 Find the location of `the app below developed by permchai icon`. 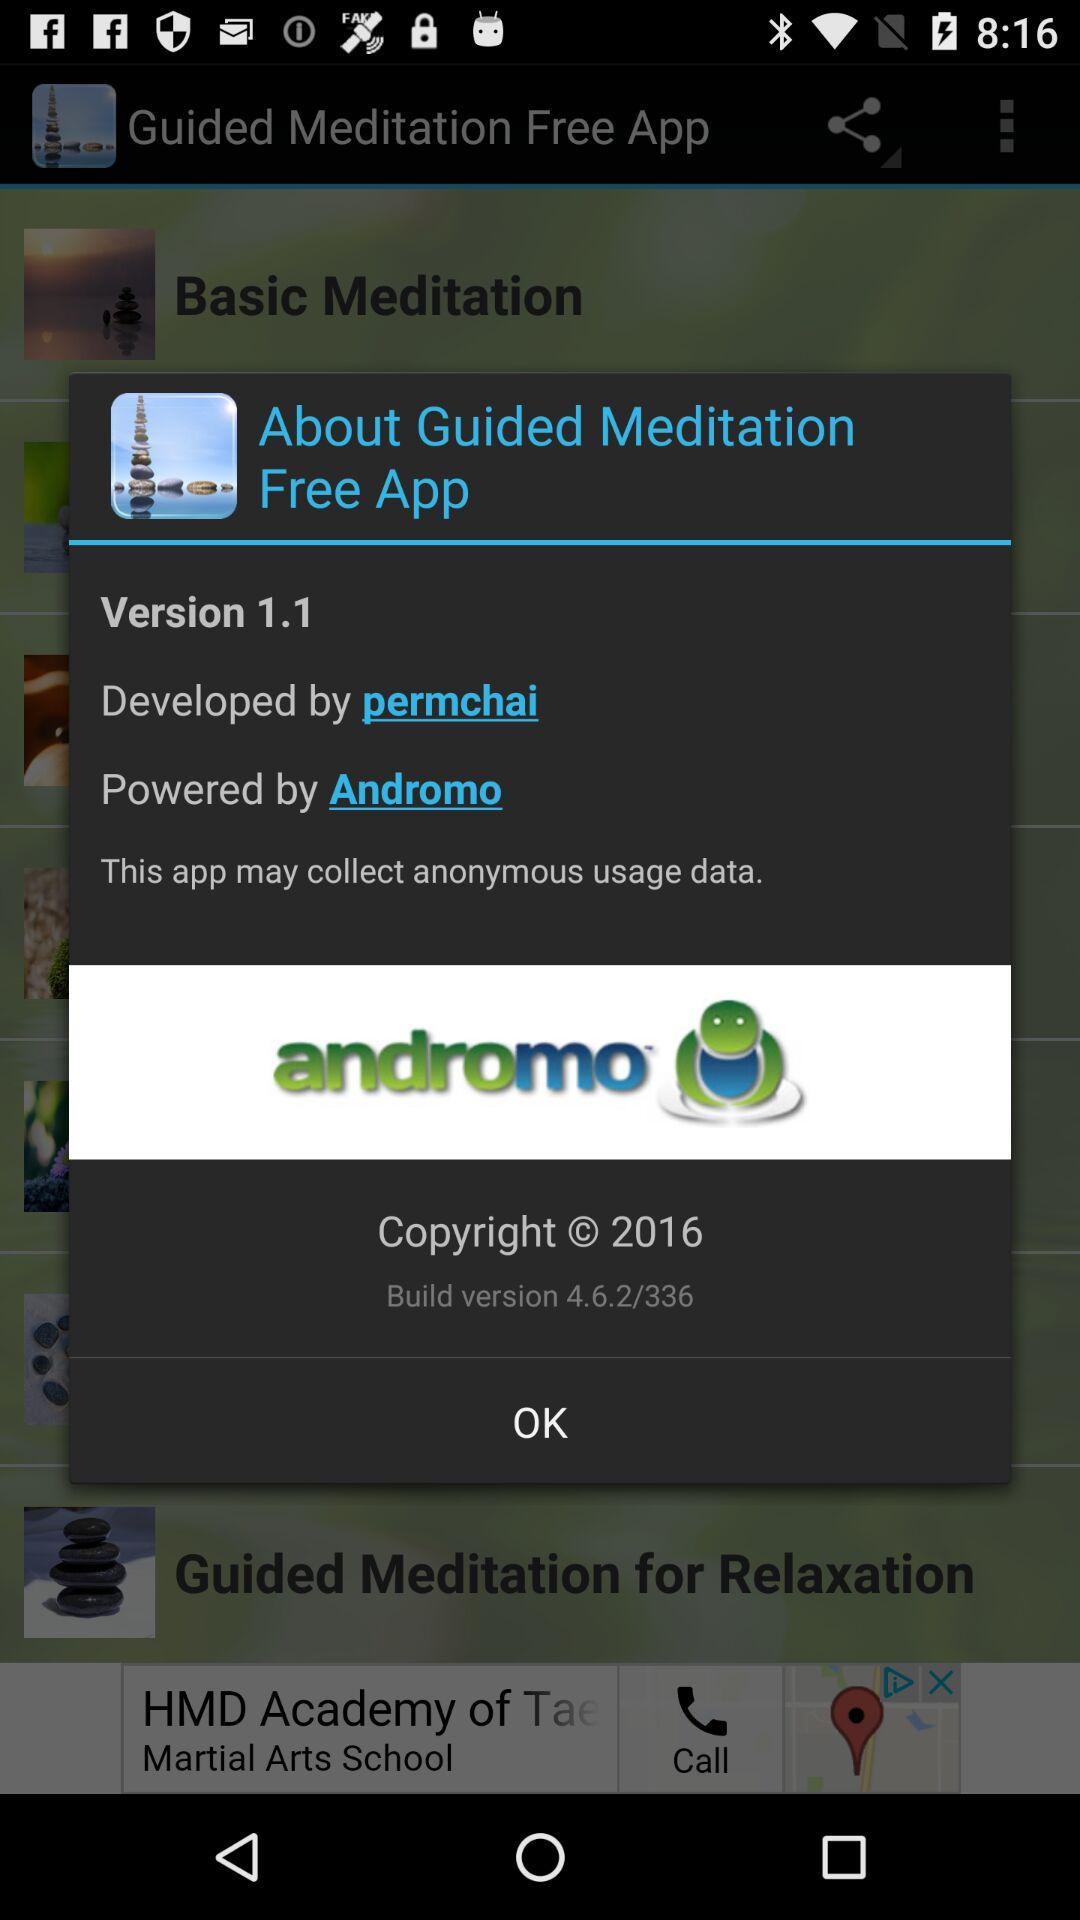

the app below developed by permchai icon is located at coordinates (540, 803).